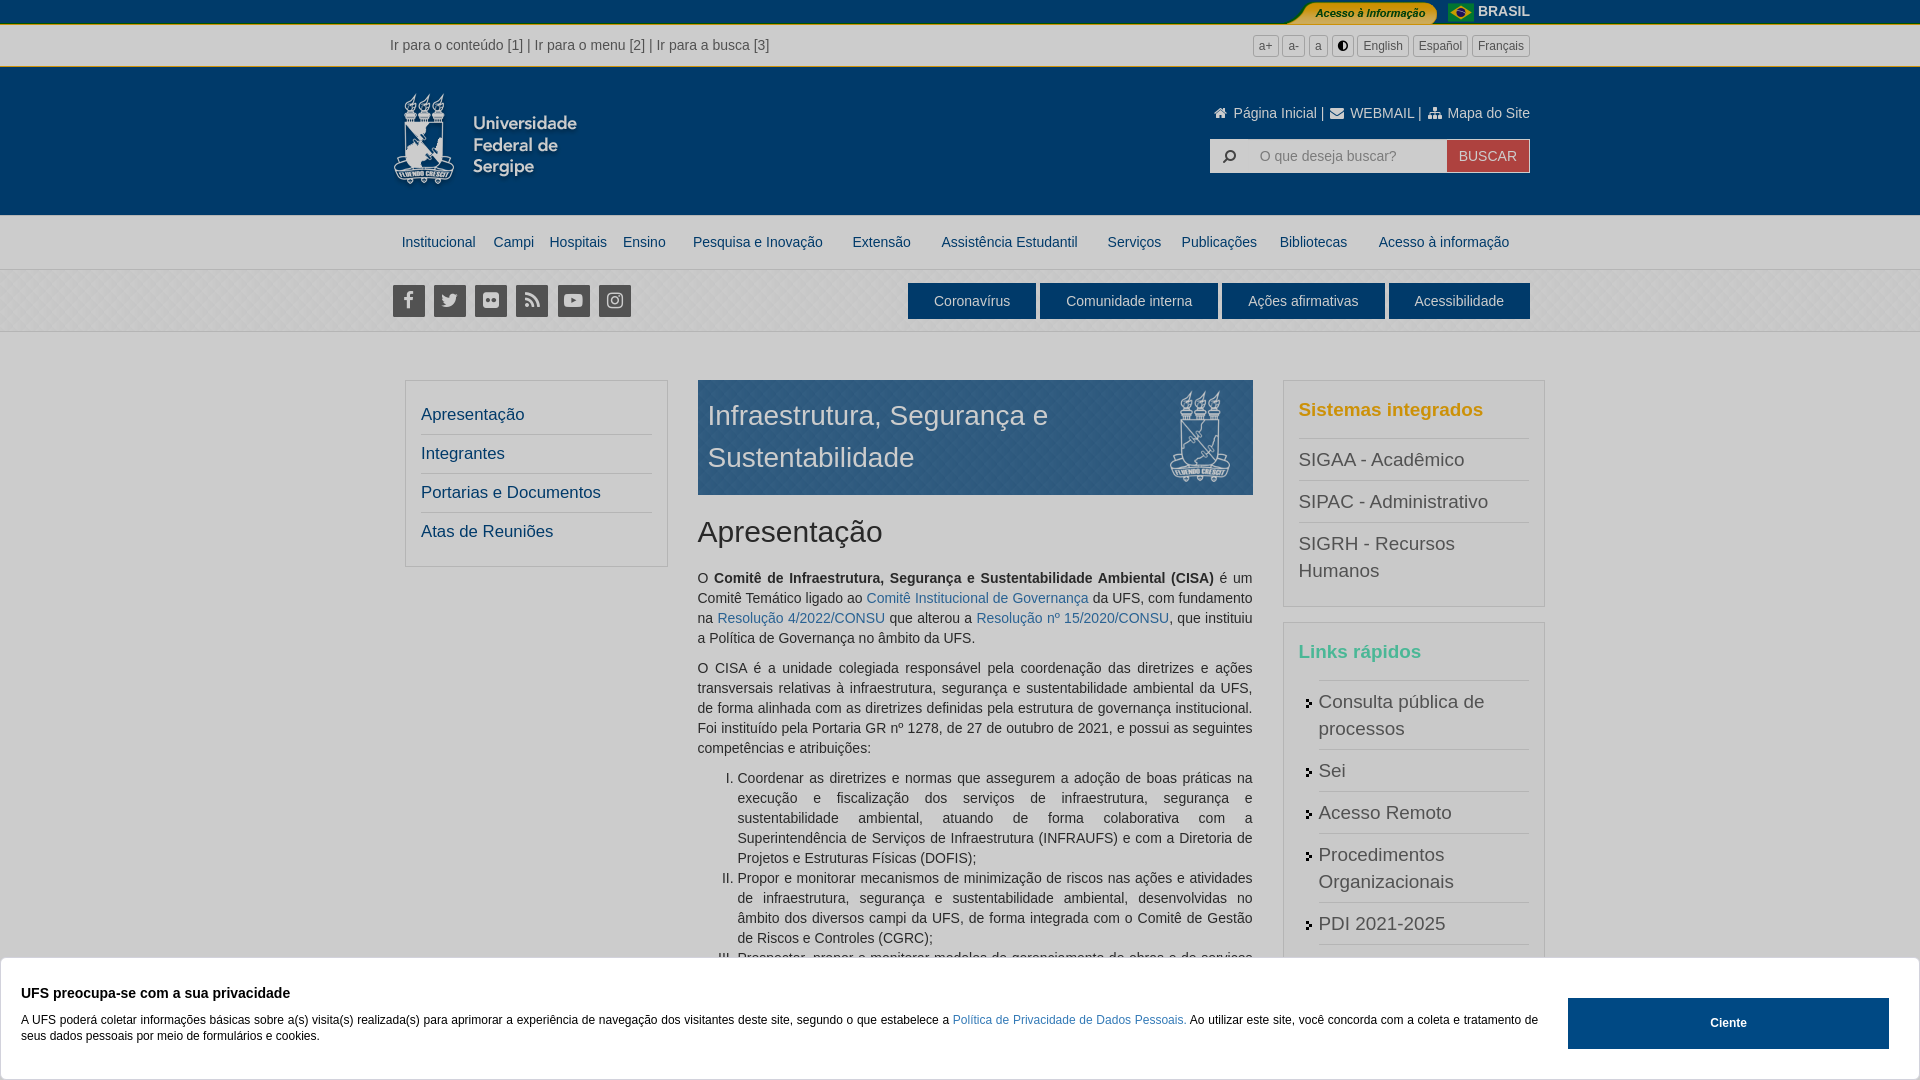 The height and width of the screenshot is (1080, 1920). I want to click on 'BUSCAR', so click(1488, 154).